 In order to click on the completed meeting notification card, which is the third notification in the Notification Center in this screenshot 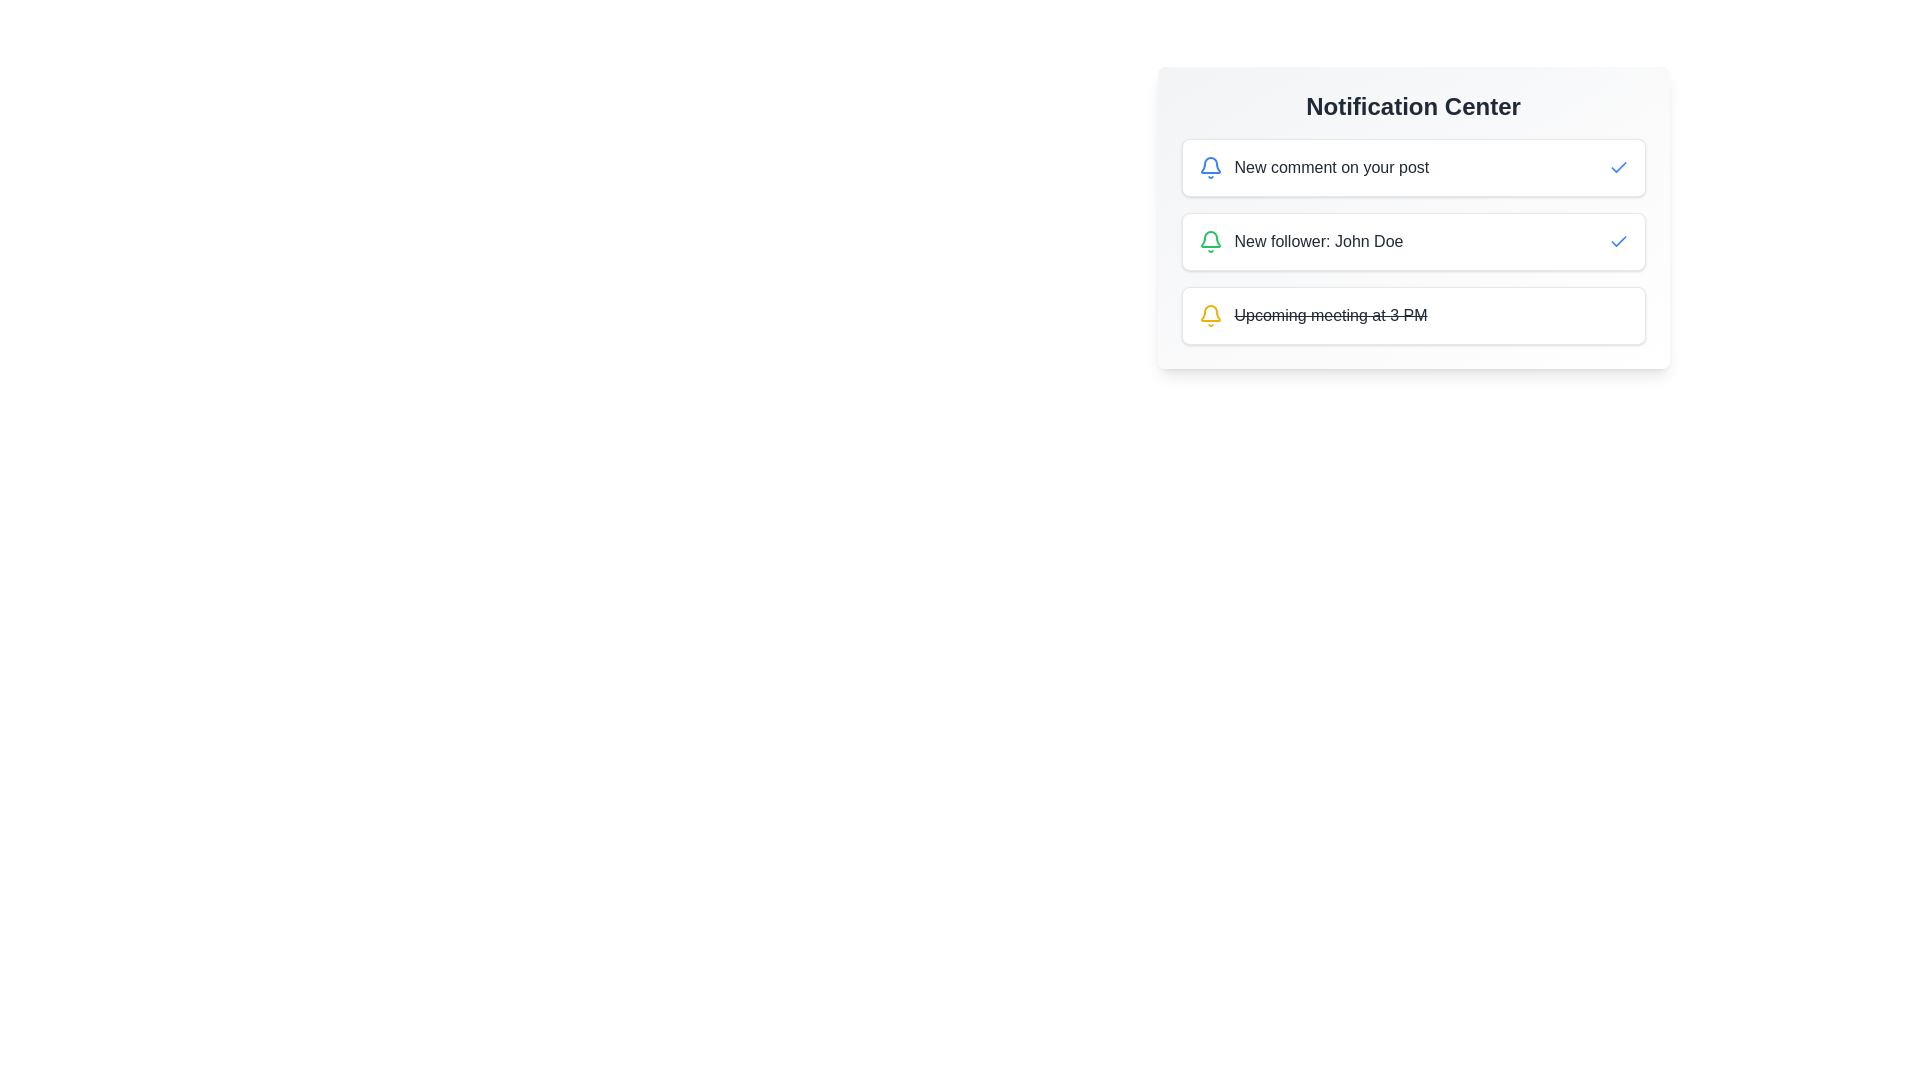, I will do `click(1412, 315)`.